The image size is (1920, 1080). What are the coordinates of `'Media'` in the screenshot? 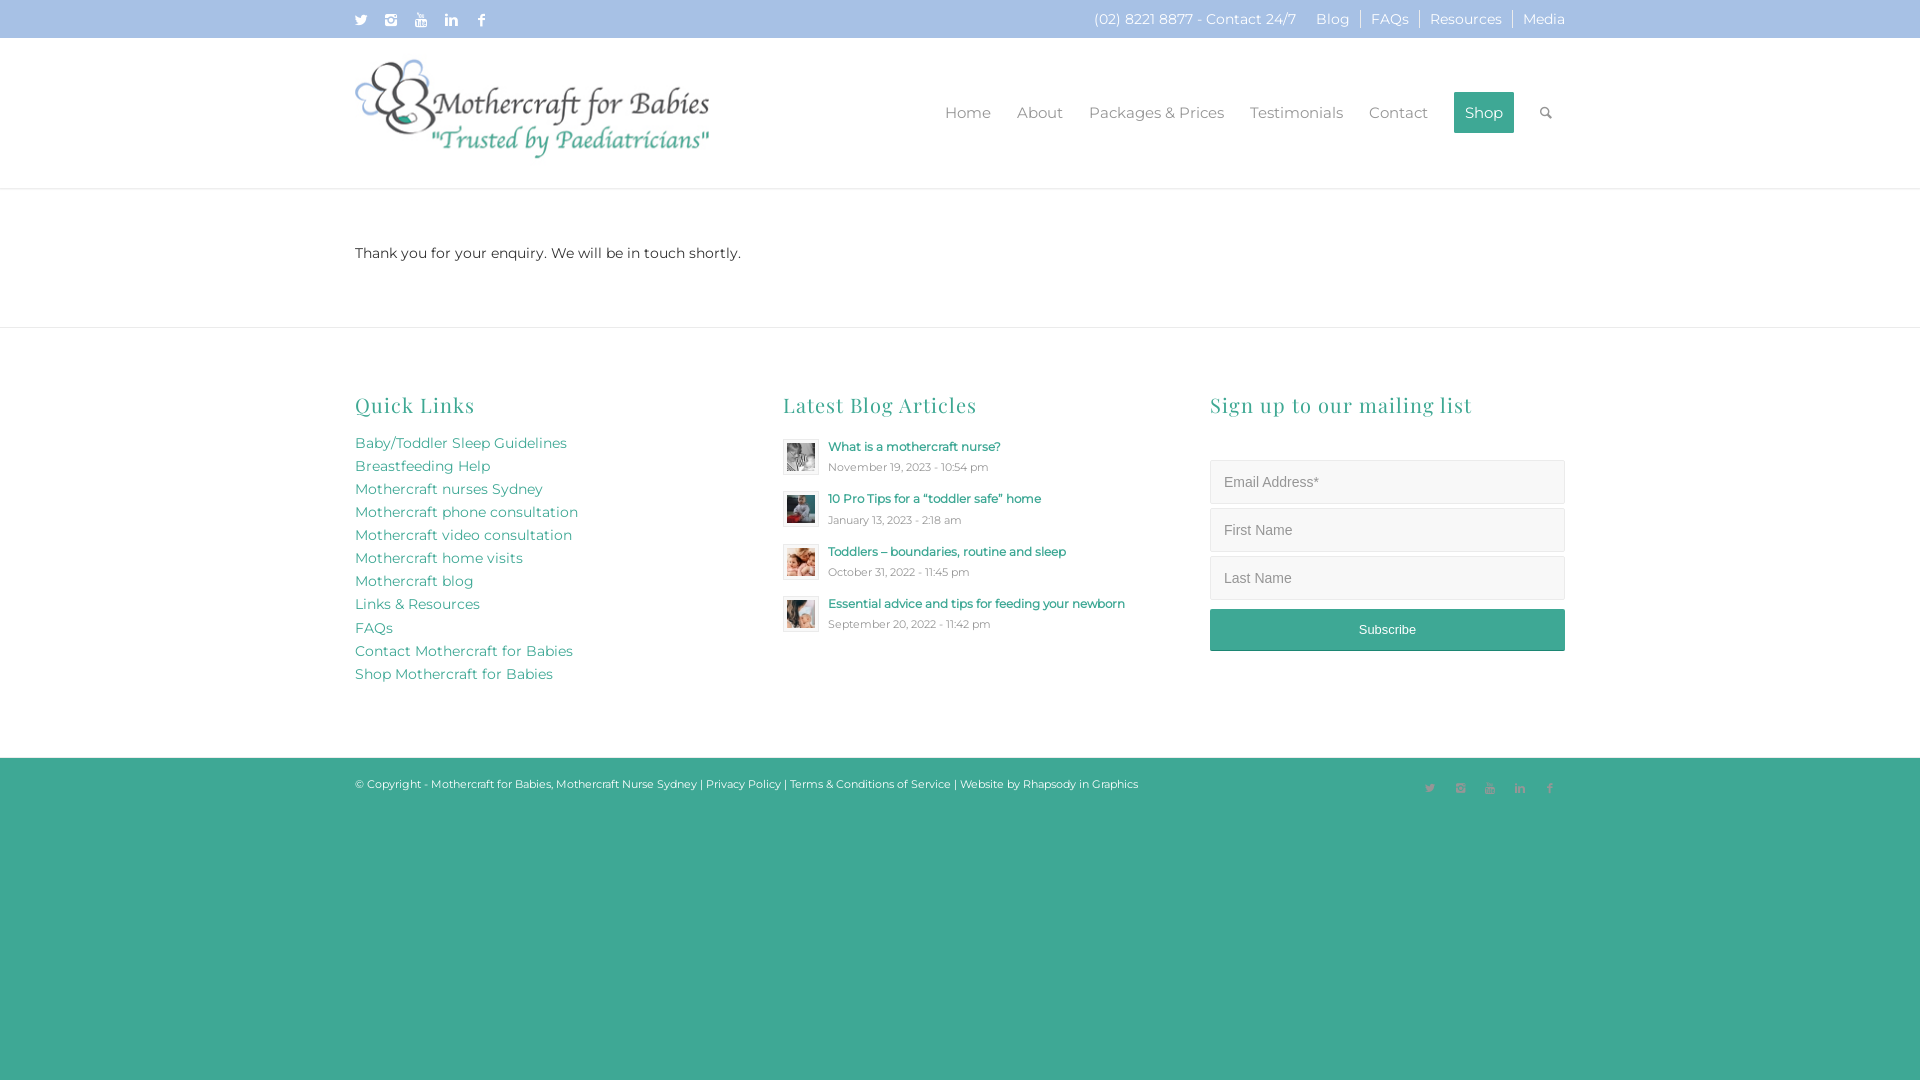 It's located at (1543, 19).